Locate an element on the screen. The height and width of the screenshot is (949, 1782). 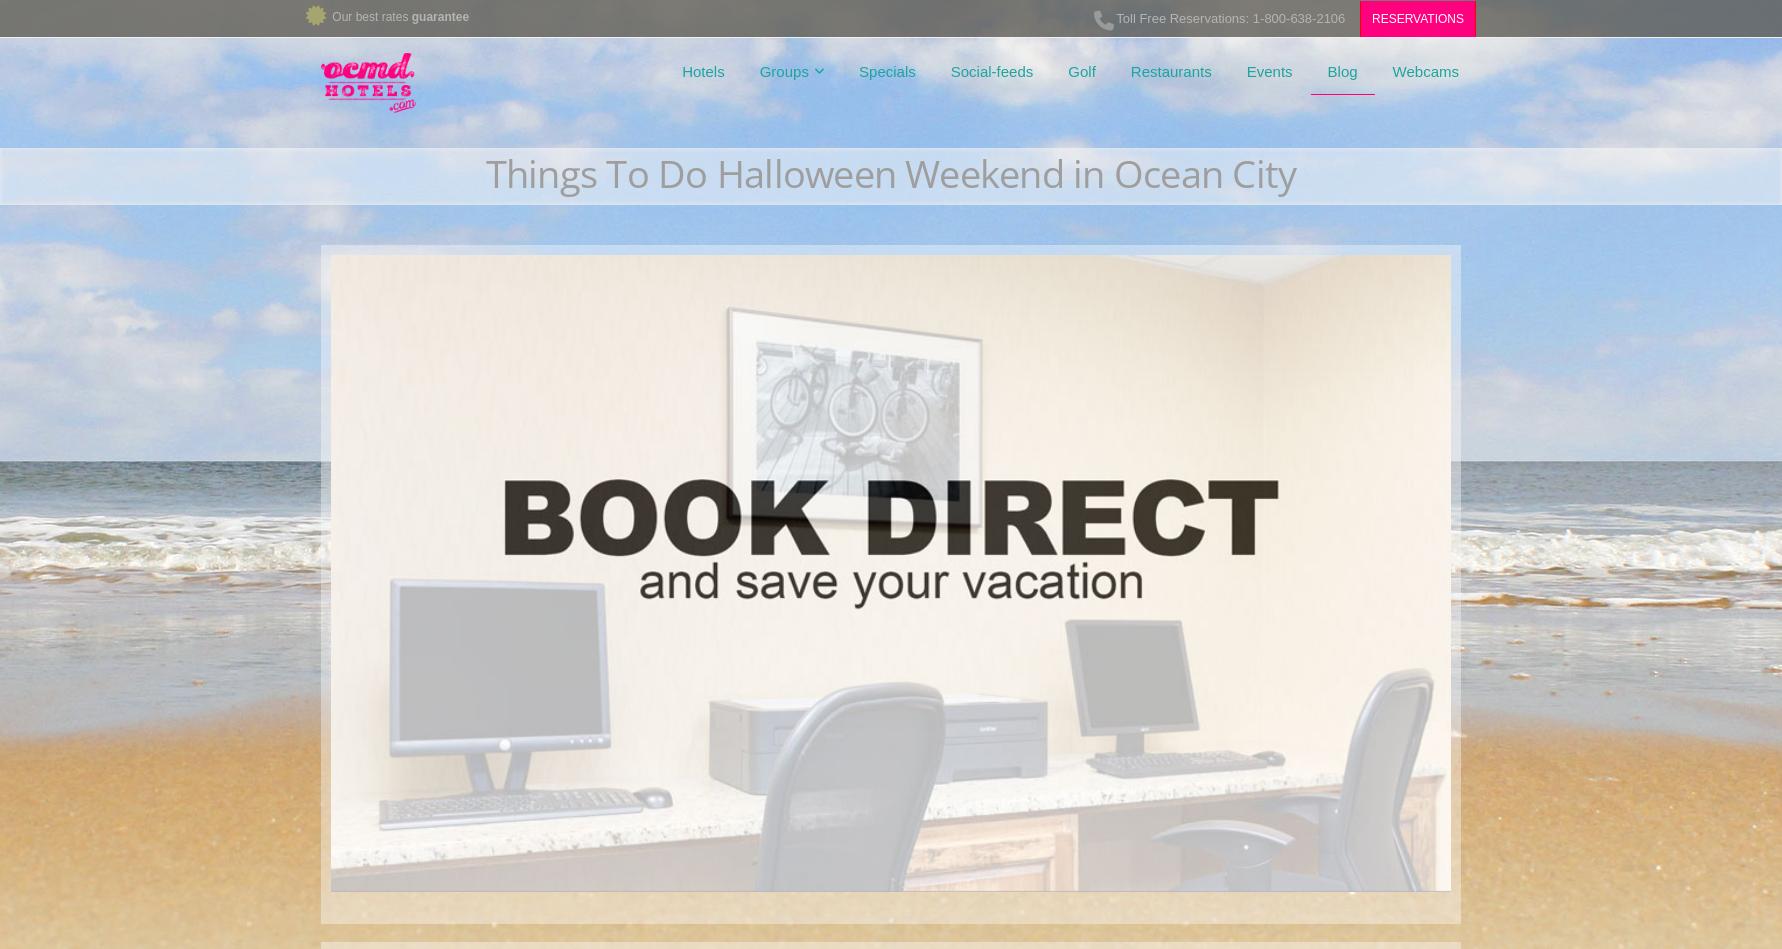
'Things To Do Halloween Weekend in Ocean City' is located at coordinates (889, 172).